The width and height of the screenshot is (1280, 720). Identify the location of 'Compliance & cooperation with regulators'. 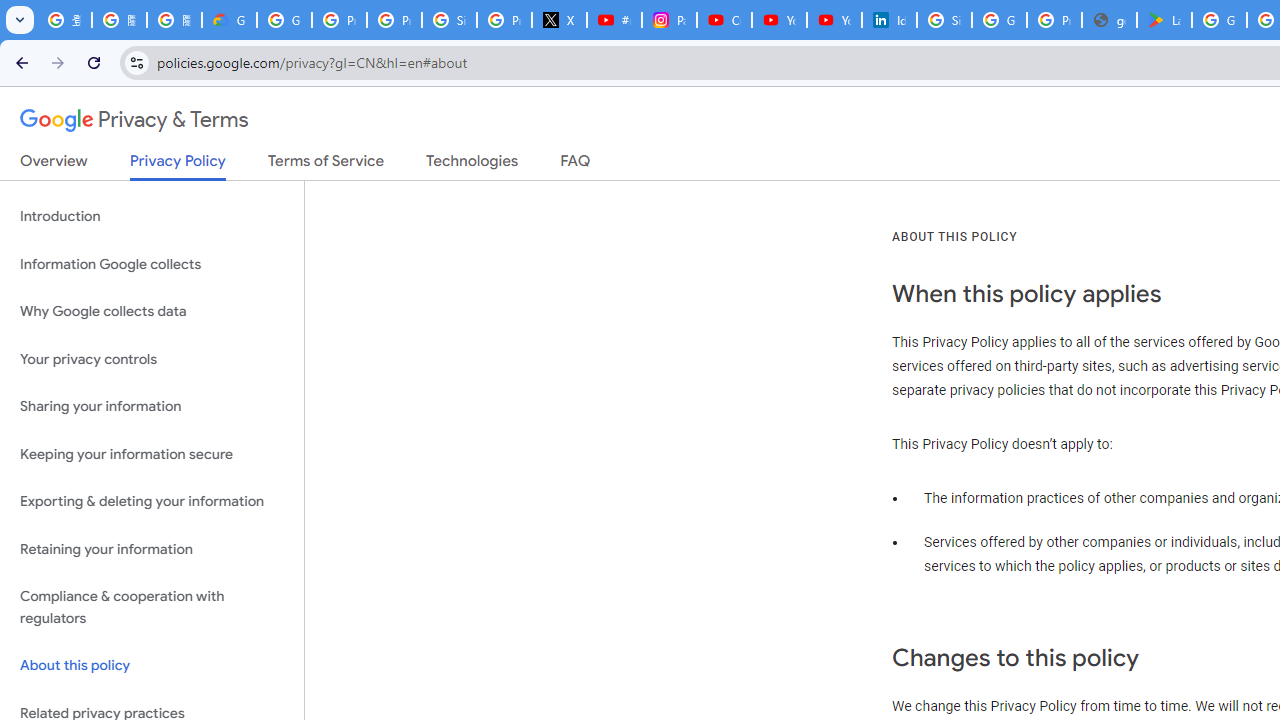
(151, 607).